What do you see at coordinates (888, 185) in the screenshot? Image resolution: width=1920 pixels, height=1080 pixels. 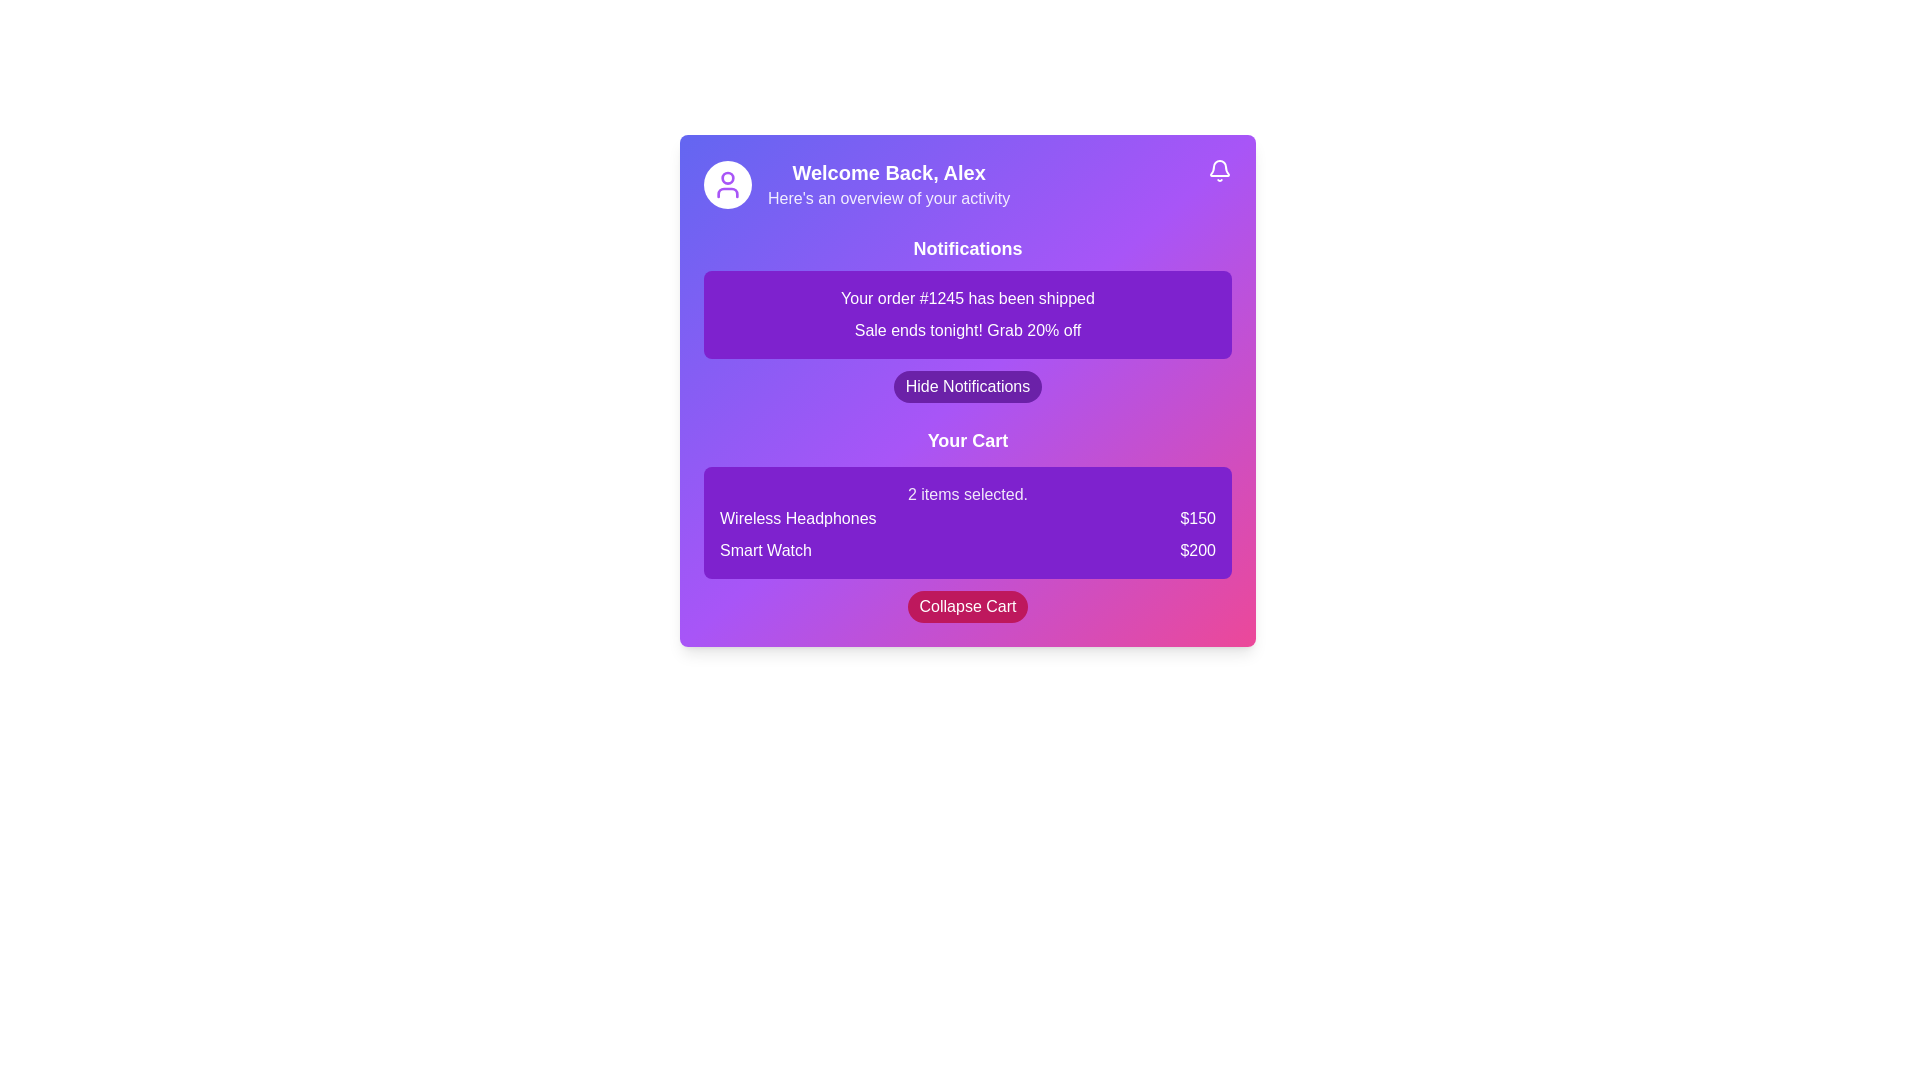 I see `the greeting section that says 'Welcome Back, Alex' followed by 'Here's an overview of your activity', which is located in the upper part of a purple gradient rectangular card` at bounding box center [888, 185].